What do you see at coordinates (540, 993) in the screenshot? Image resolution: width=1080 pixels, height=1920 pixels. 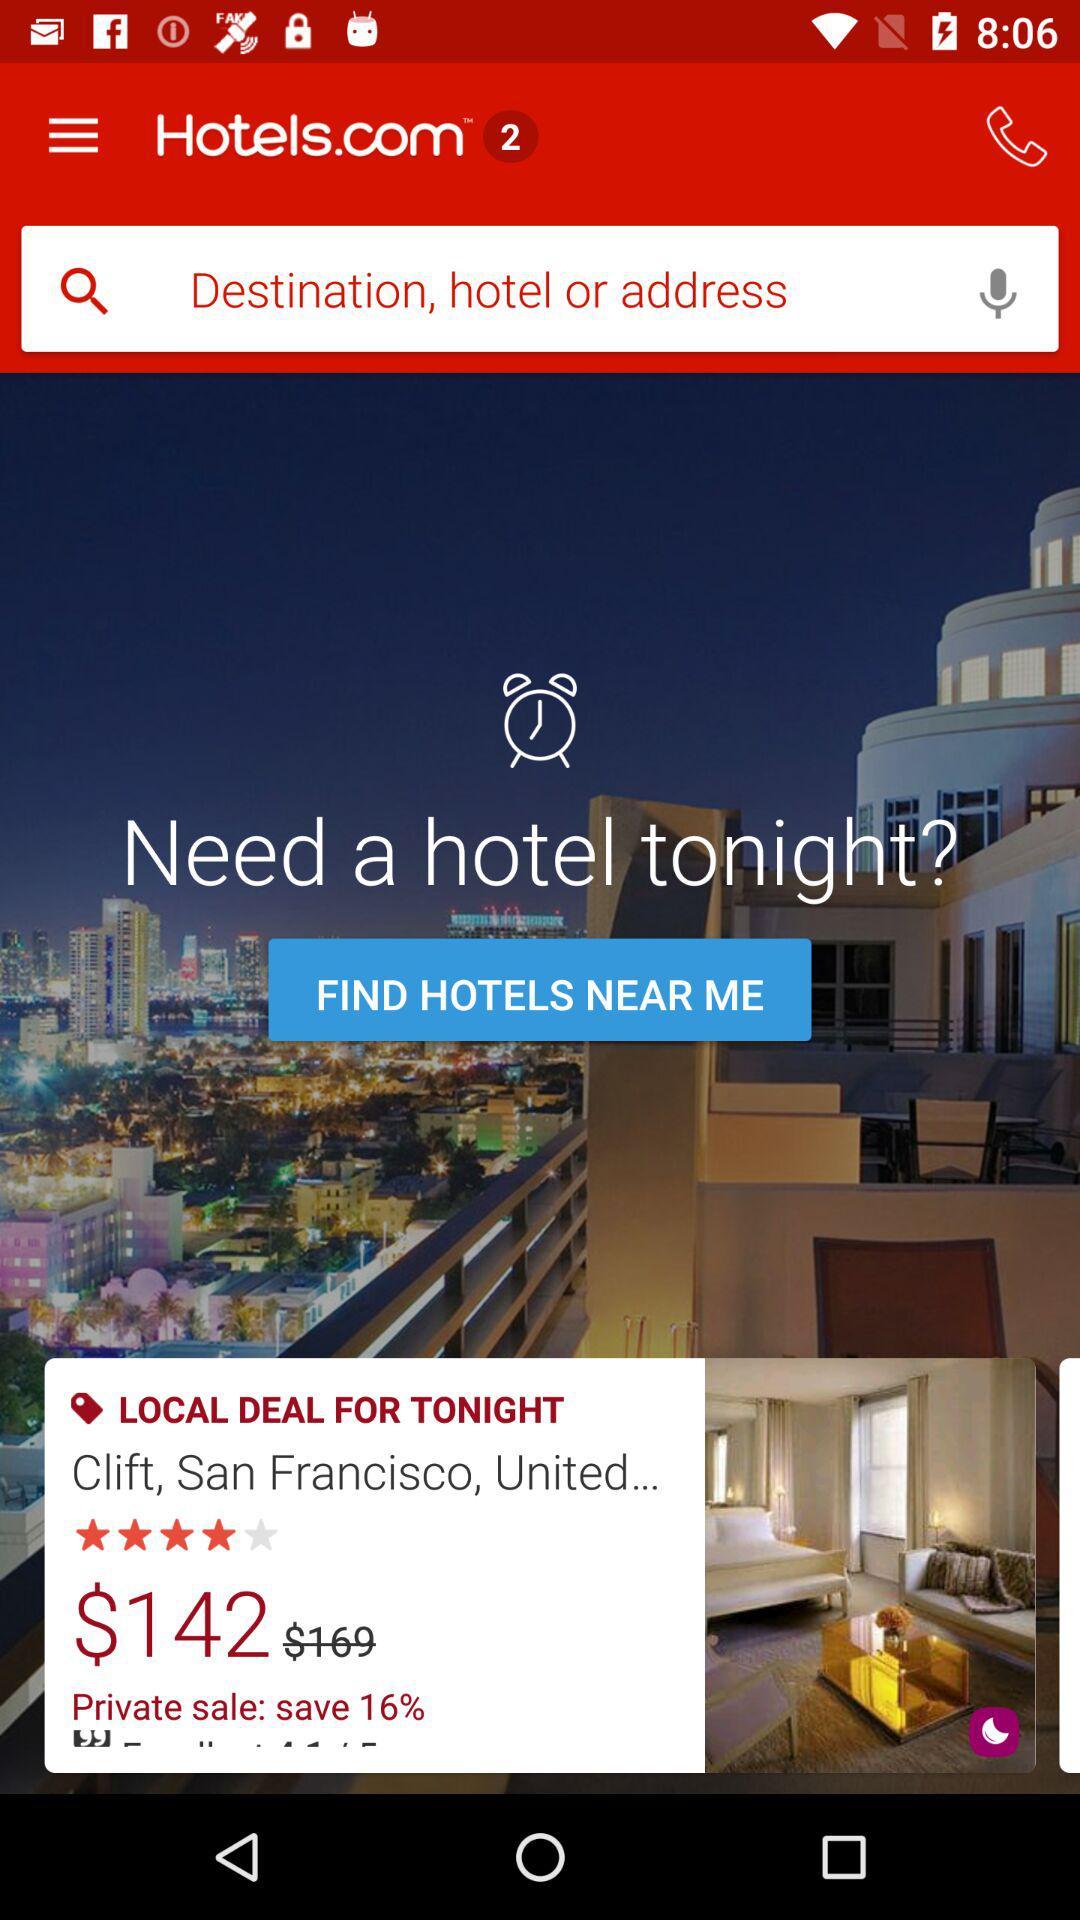 I see `the find hotels near` at bounding box center [540, 993].